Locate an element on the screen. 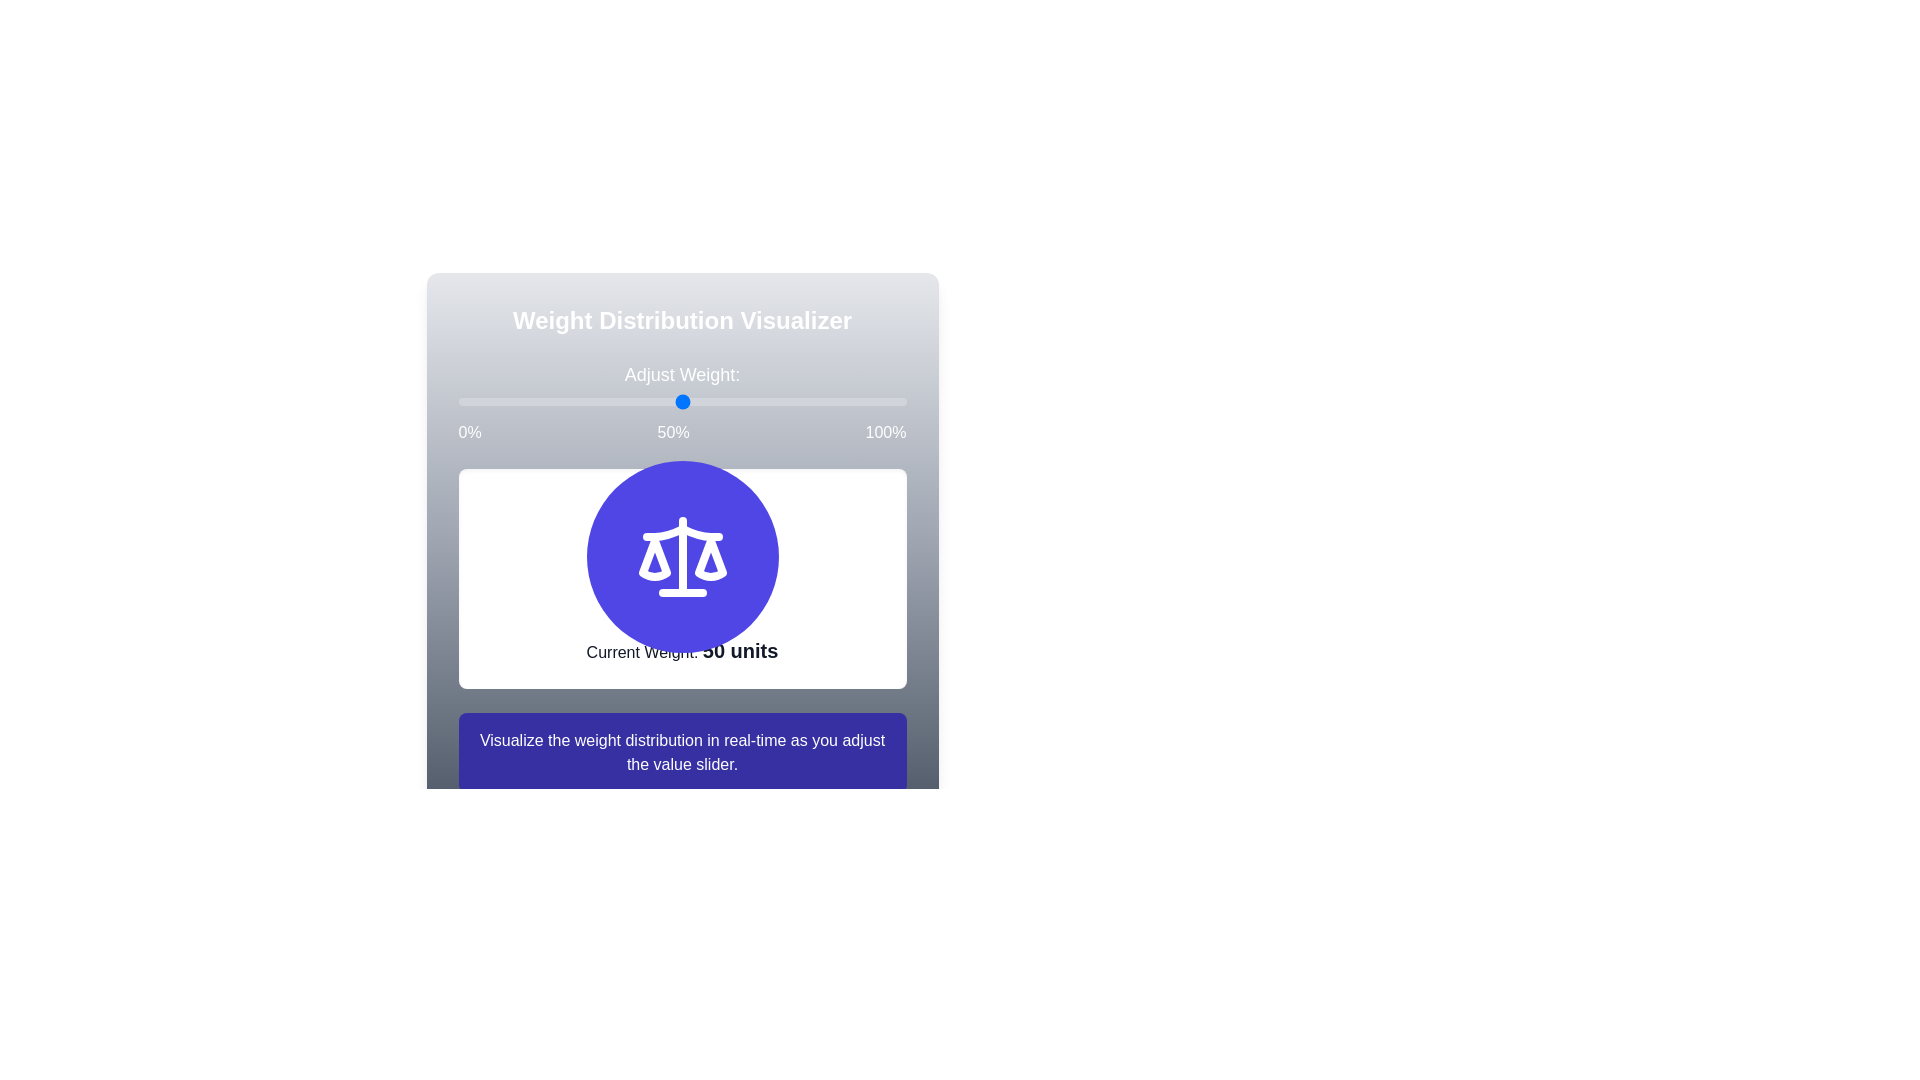 Image resolution: width=1920 pixels, height=1080 pixels. the weight slider to set the weight to 12% is located at coordinates (457, 401).